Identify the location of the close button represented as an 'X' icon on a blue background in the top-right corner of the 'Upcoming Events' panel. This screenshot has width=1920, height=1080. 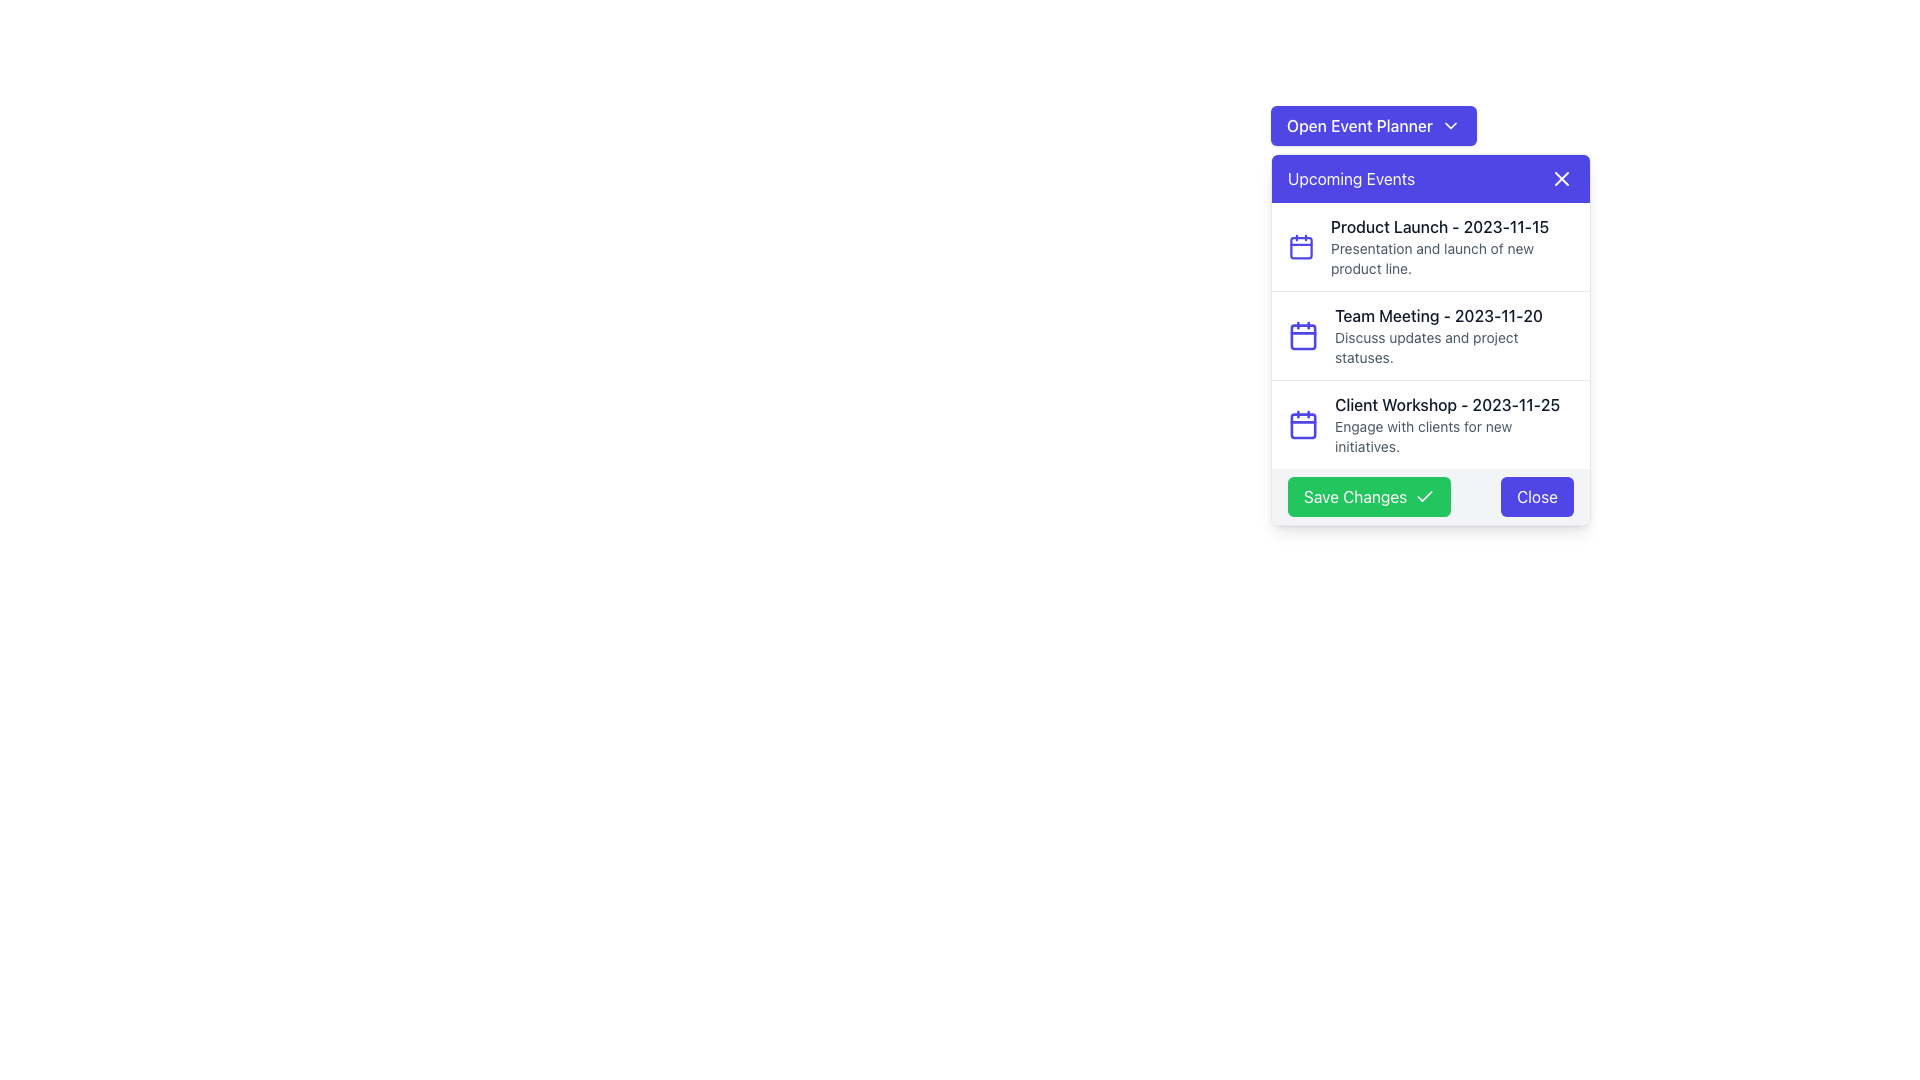
(1560, 177).